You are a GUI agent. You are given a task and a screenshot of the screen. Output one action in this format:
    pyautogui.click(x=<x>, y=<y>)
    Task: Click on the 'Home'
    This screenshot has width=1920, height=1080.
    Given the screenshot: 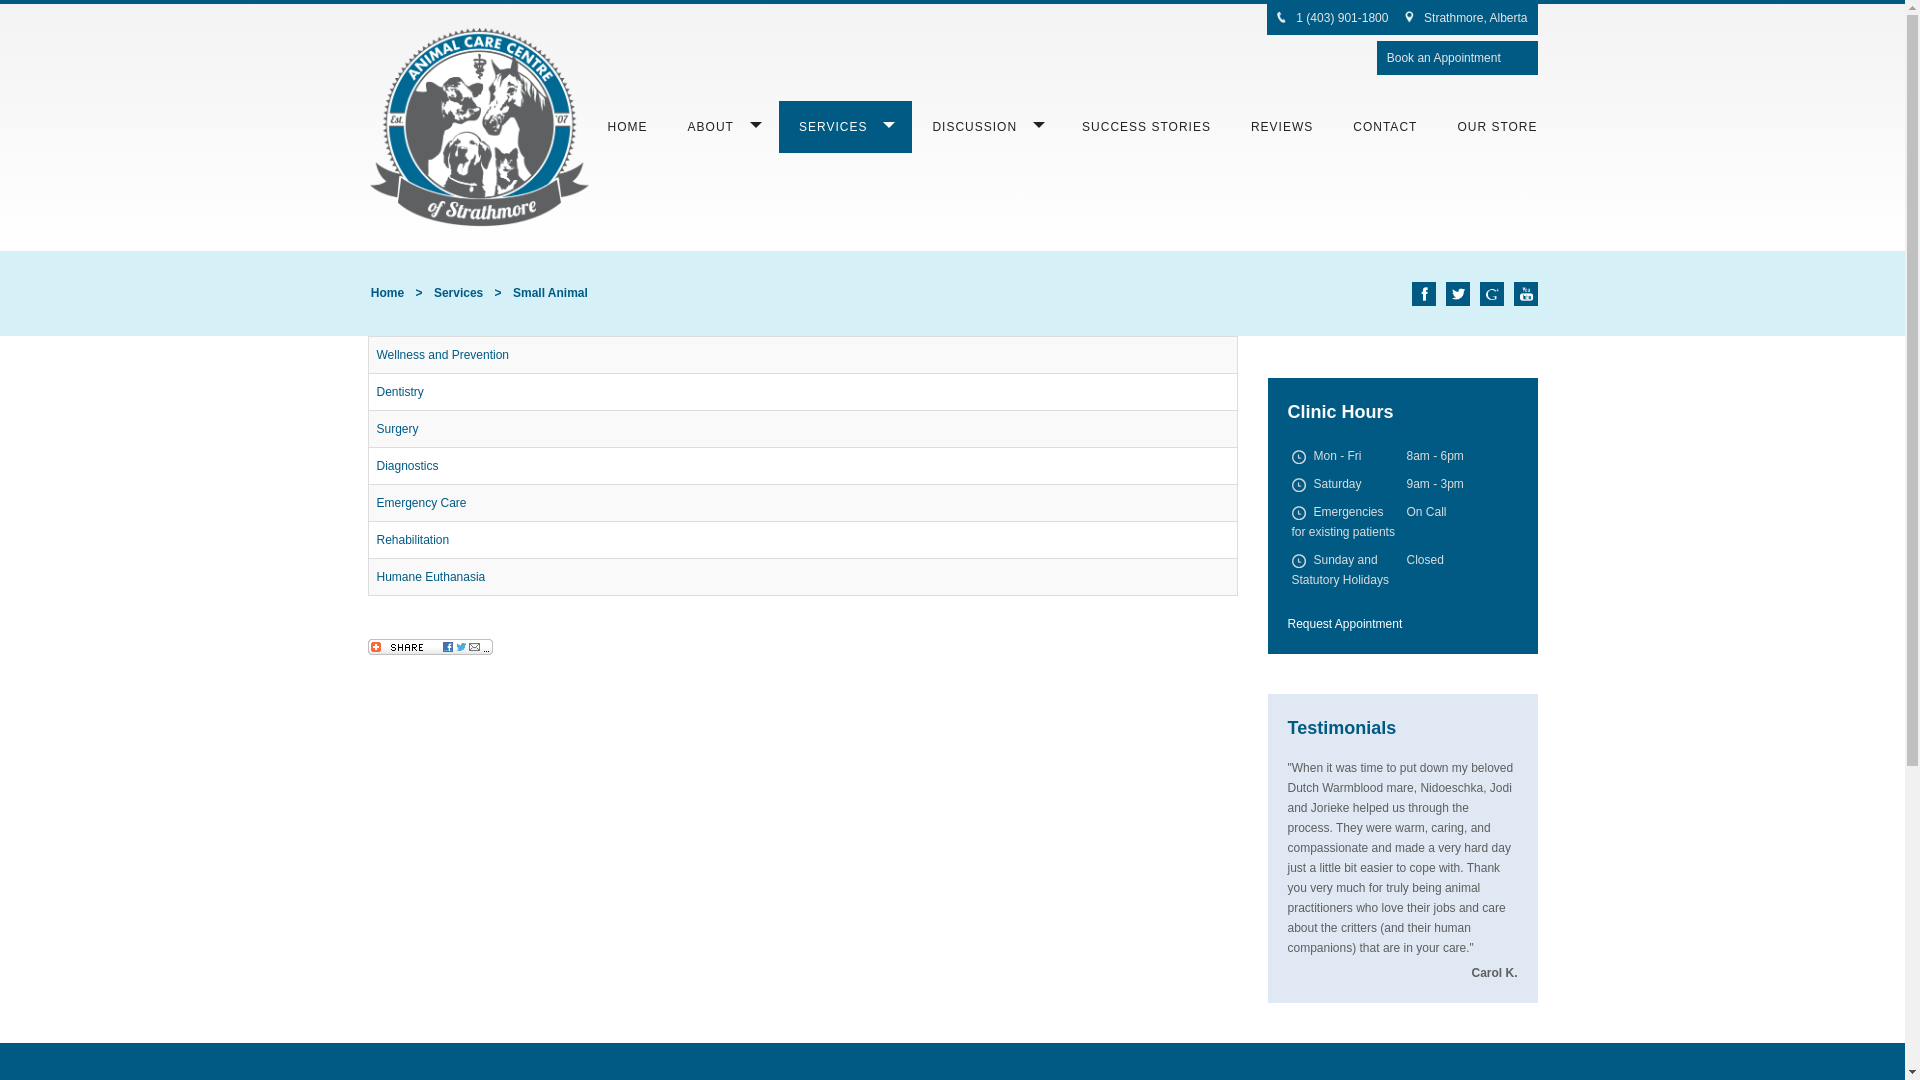 What is the action you would take?
    pyautogui.click(x=387, y=293)
    